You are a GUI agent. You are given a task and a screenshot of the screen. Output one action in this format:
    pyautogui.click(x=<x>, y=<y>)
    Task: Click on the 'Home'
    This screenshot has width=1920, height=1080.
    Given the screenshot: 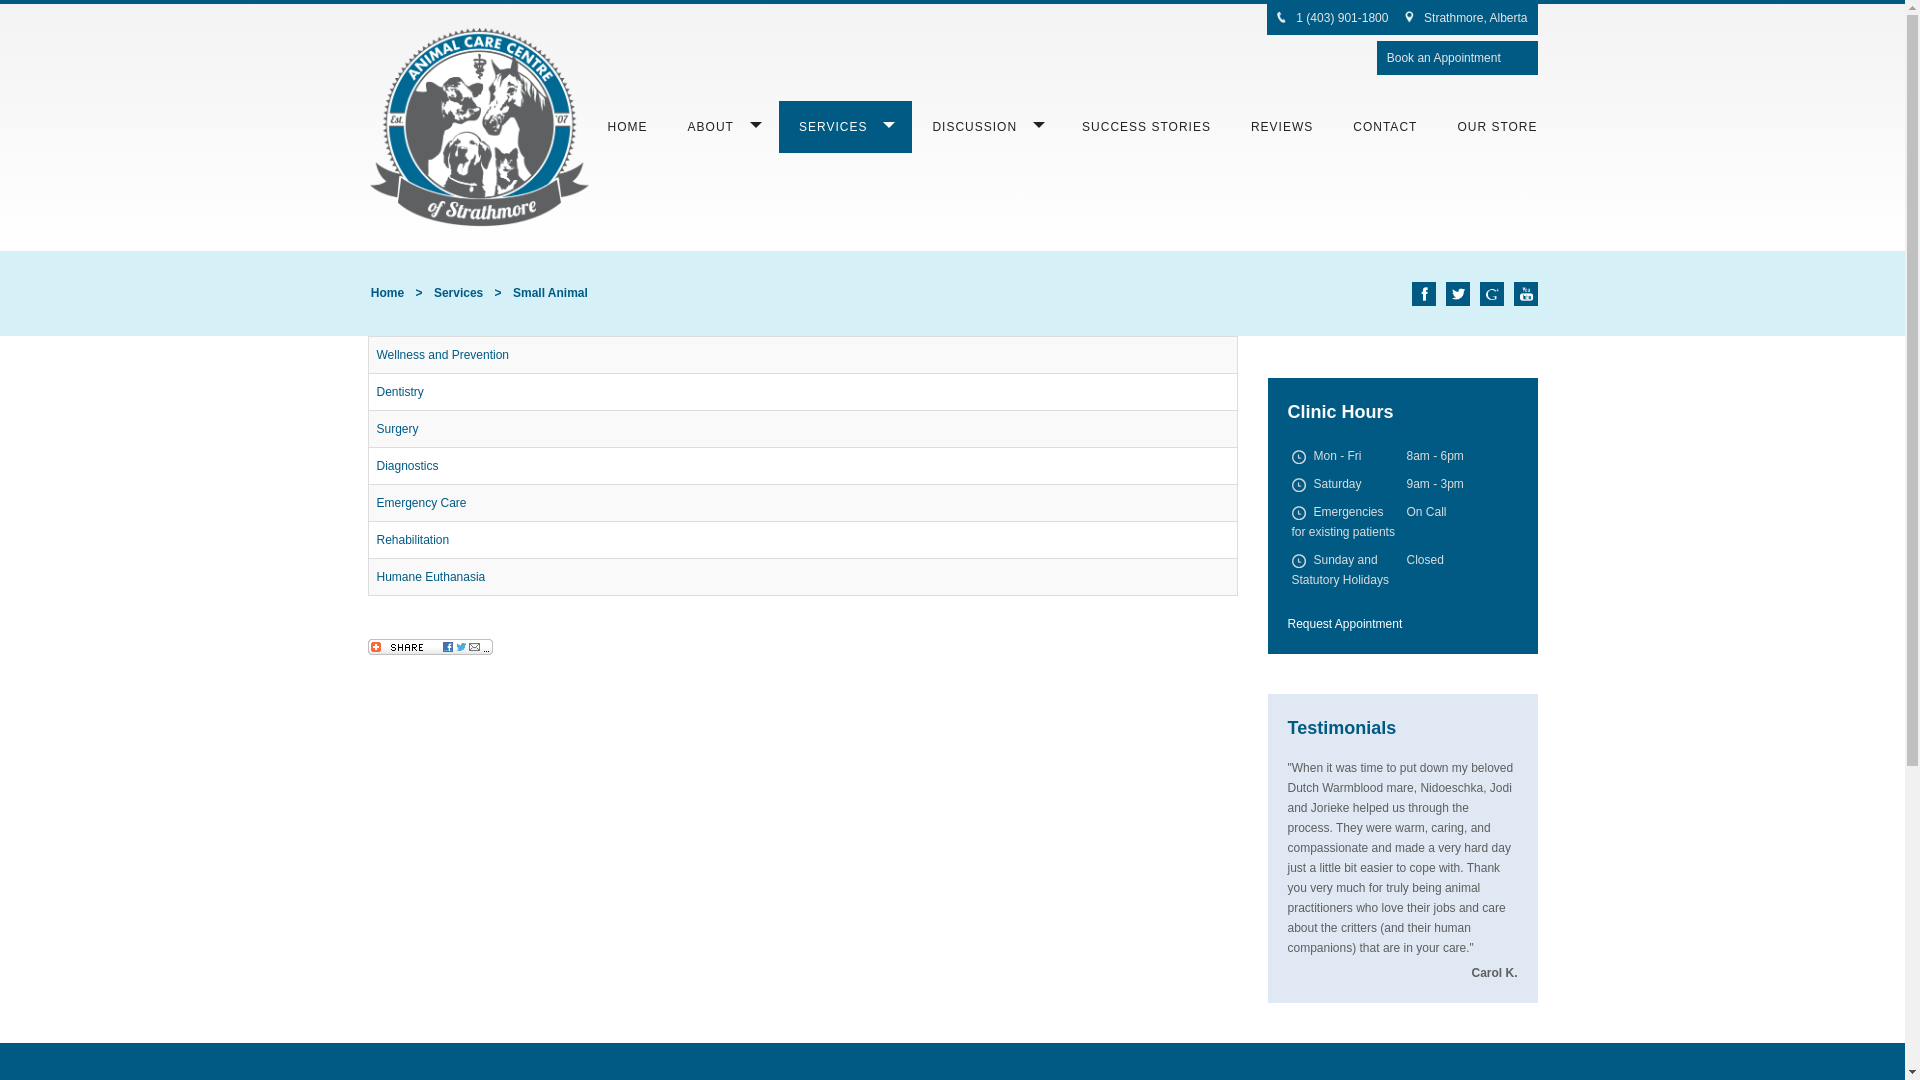 What is the action you would take?
    pyautogui.click(x=387, y=293)
    